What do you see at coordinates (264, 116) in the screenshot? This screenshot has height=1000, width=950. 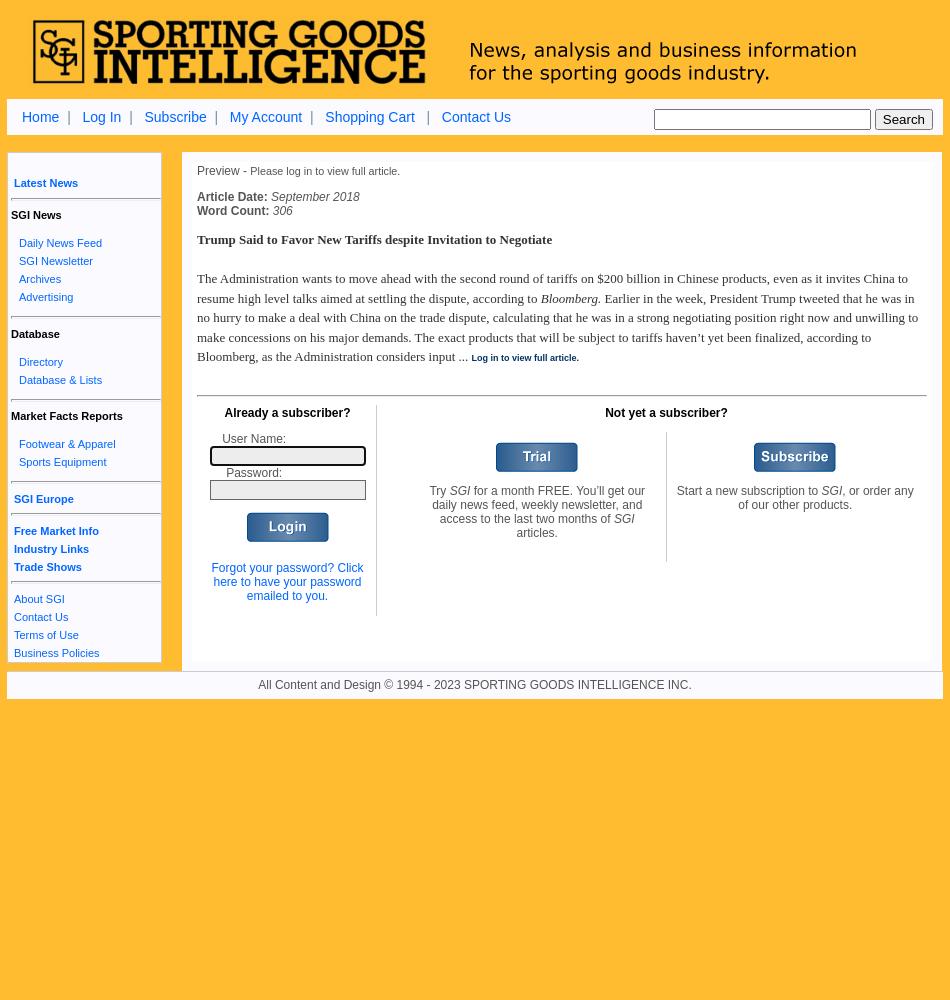 I see `'My Account'` at bounding box center [264, 116].